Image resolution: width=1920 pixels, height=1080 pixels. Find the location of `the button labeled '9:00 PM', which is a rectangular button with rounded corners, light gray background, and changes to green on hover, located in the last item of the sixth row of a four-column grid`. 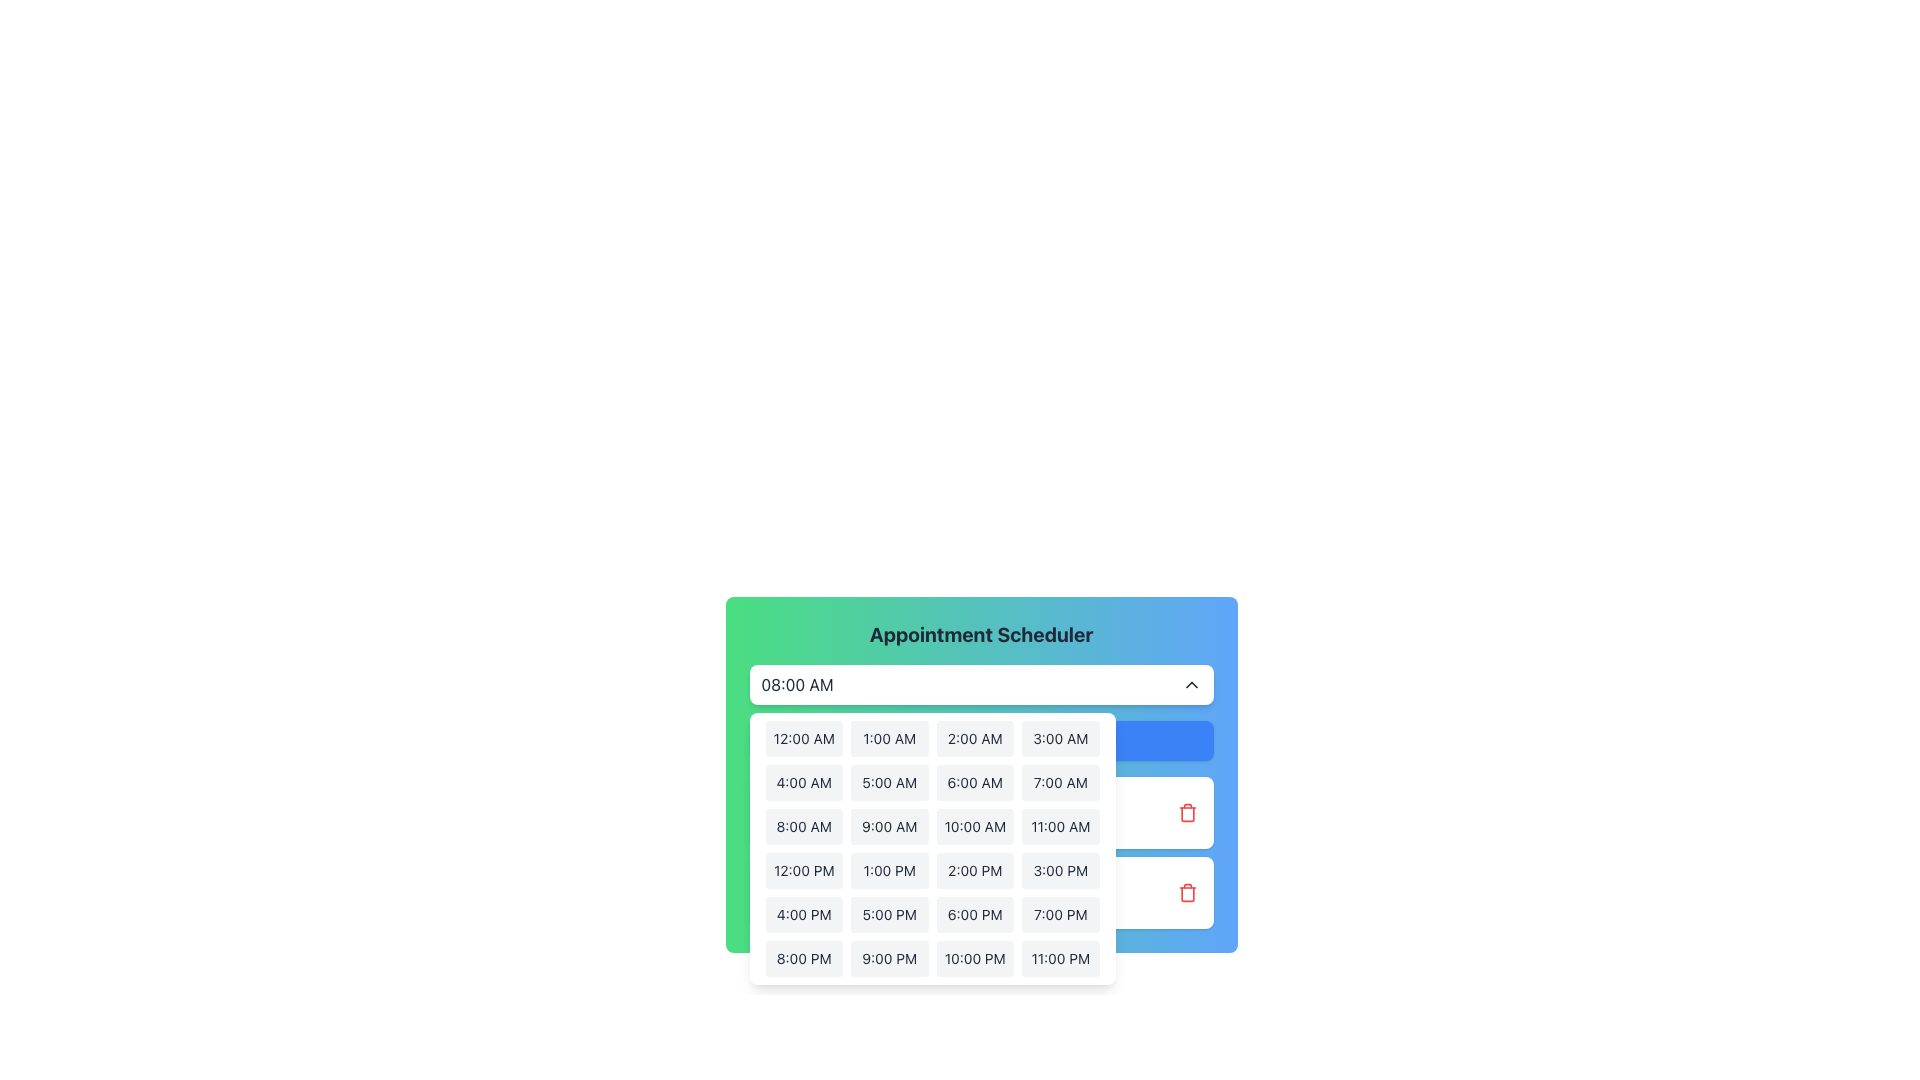

the button labeled '9:00 PM', which is a rectangular button with rounded corners, light gray background, and changes to green on hover, located in the last item of the sixth row of a four-column grid is located at coordinates (888, 958).